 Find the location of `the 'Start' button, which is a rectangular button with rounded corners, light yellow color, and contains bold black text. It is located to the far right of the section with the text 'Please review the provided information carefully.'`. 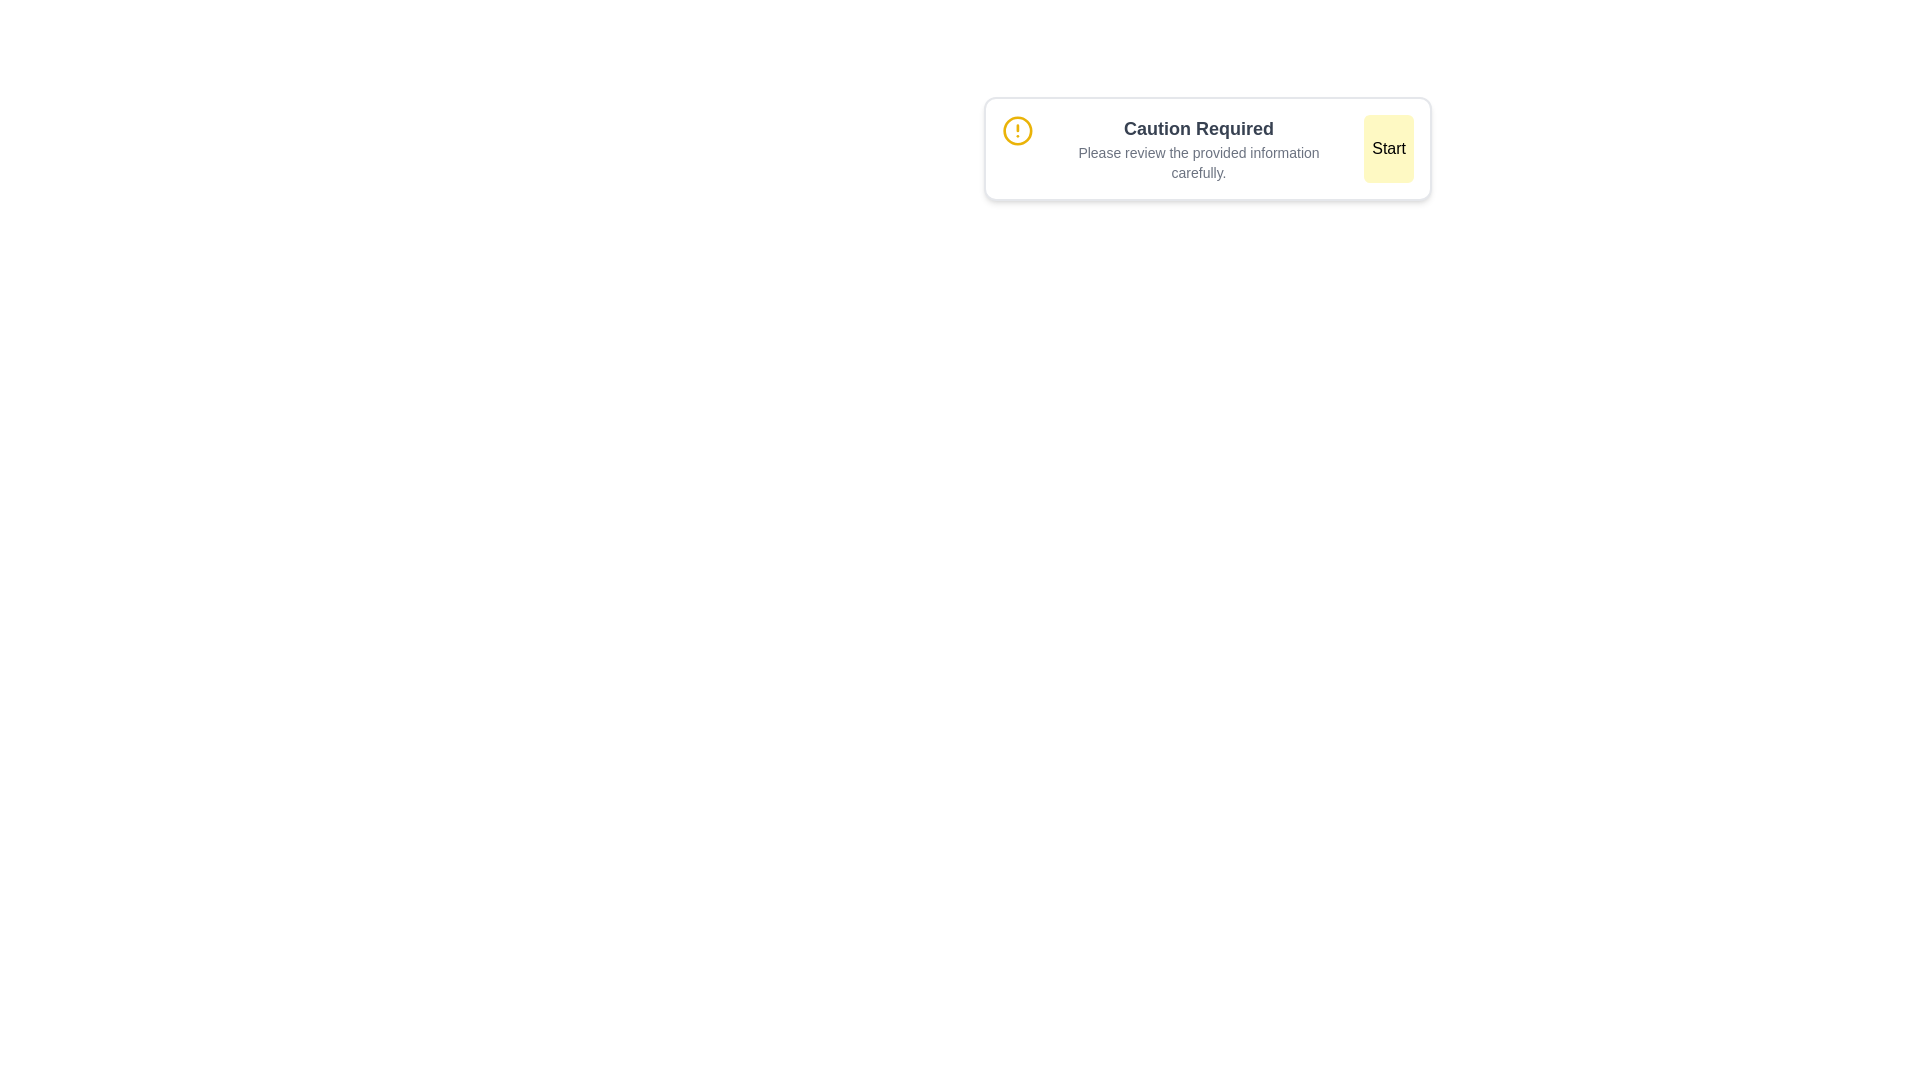

the 'Start' button, which is a rectangular button with rounded corners, light yellow color, and contains bold black text. It is located to the far right of the section with the text 'Please review the provided information carefully.' is located at coordinates (1388, 148).